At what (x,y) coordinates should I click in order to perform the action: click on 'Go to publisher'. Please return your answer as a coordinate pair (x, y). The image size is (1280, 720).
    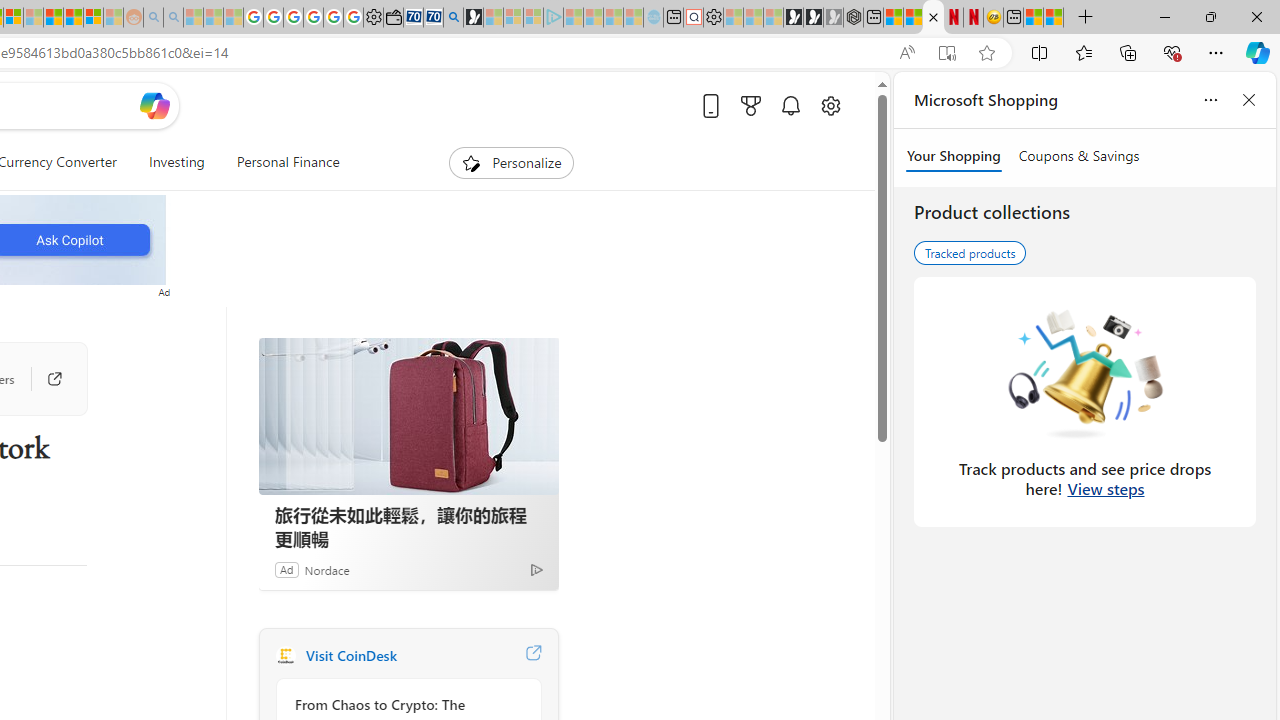
    Looking at the image, I should click on (44, 379).